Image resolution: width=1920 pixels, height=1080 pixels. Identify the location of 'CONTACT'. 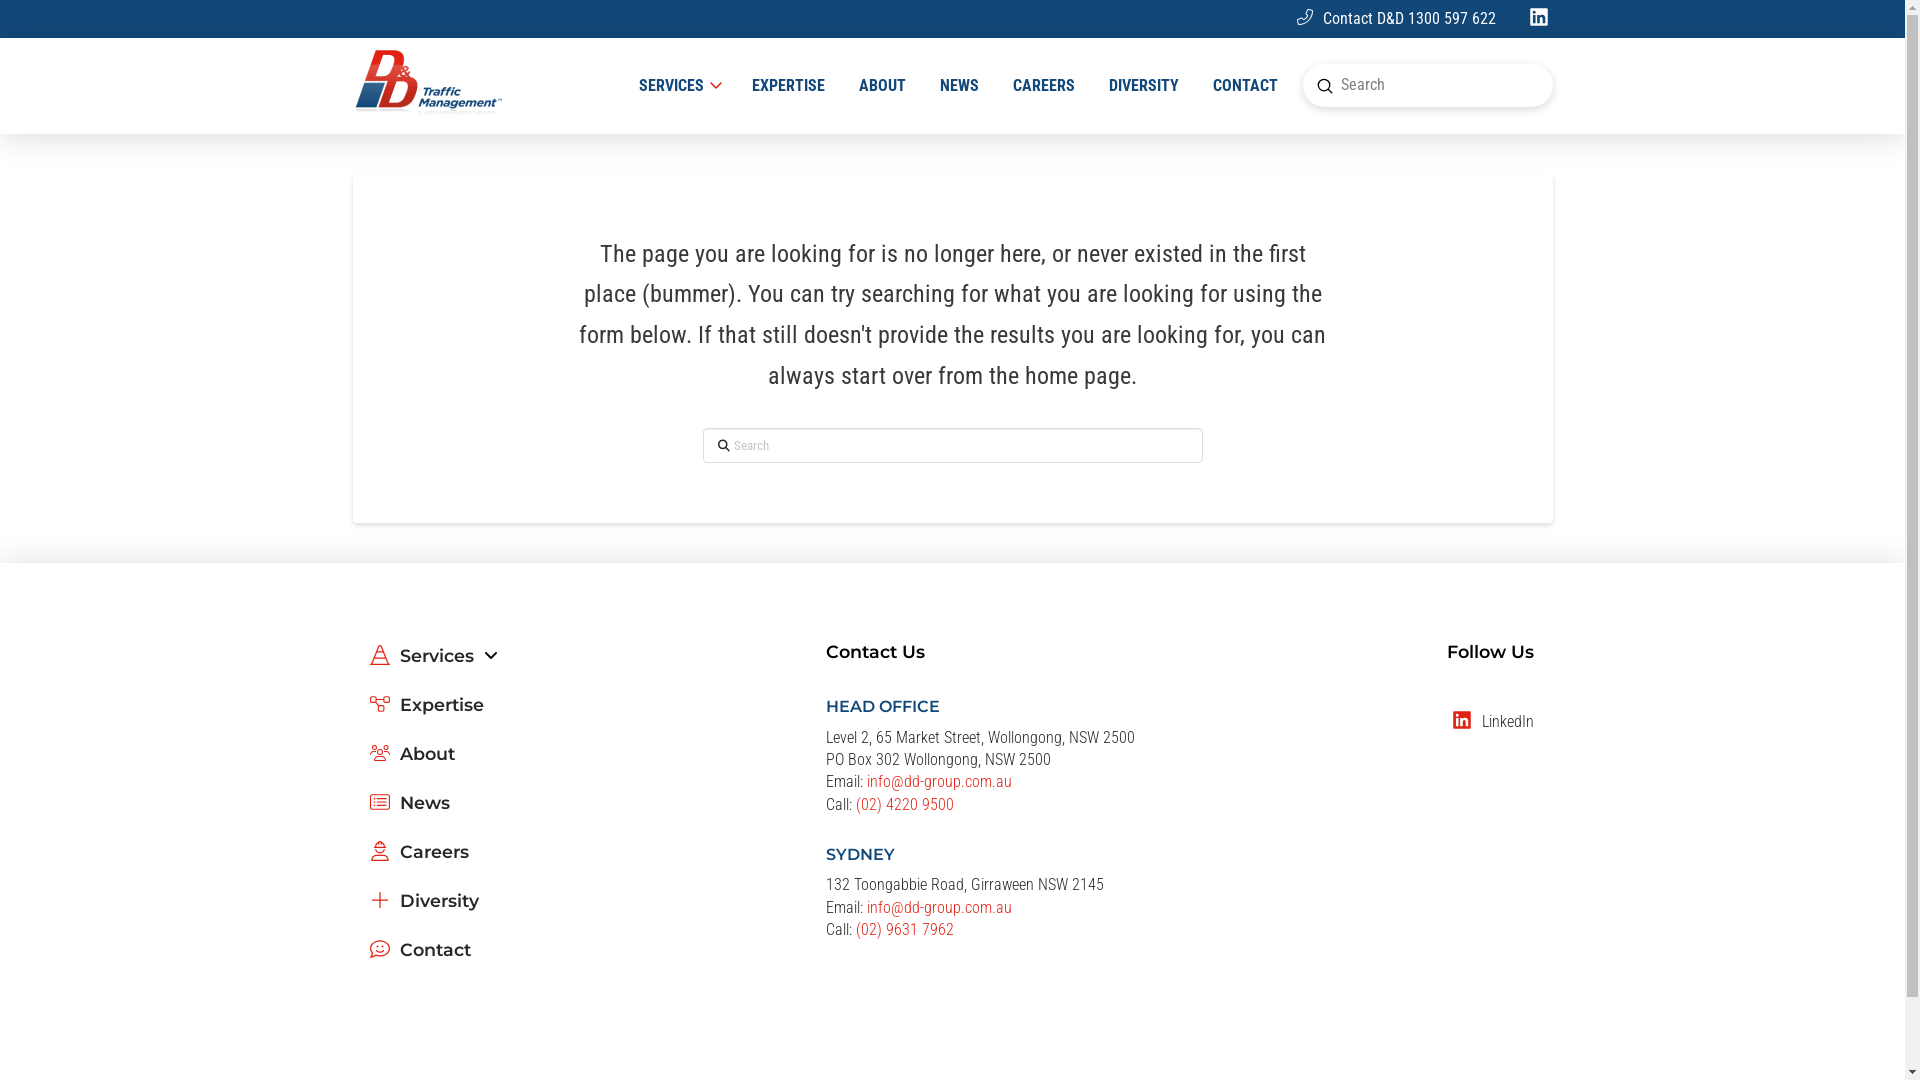
(1244, 84).